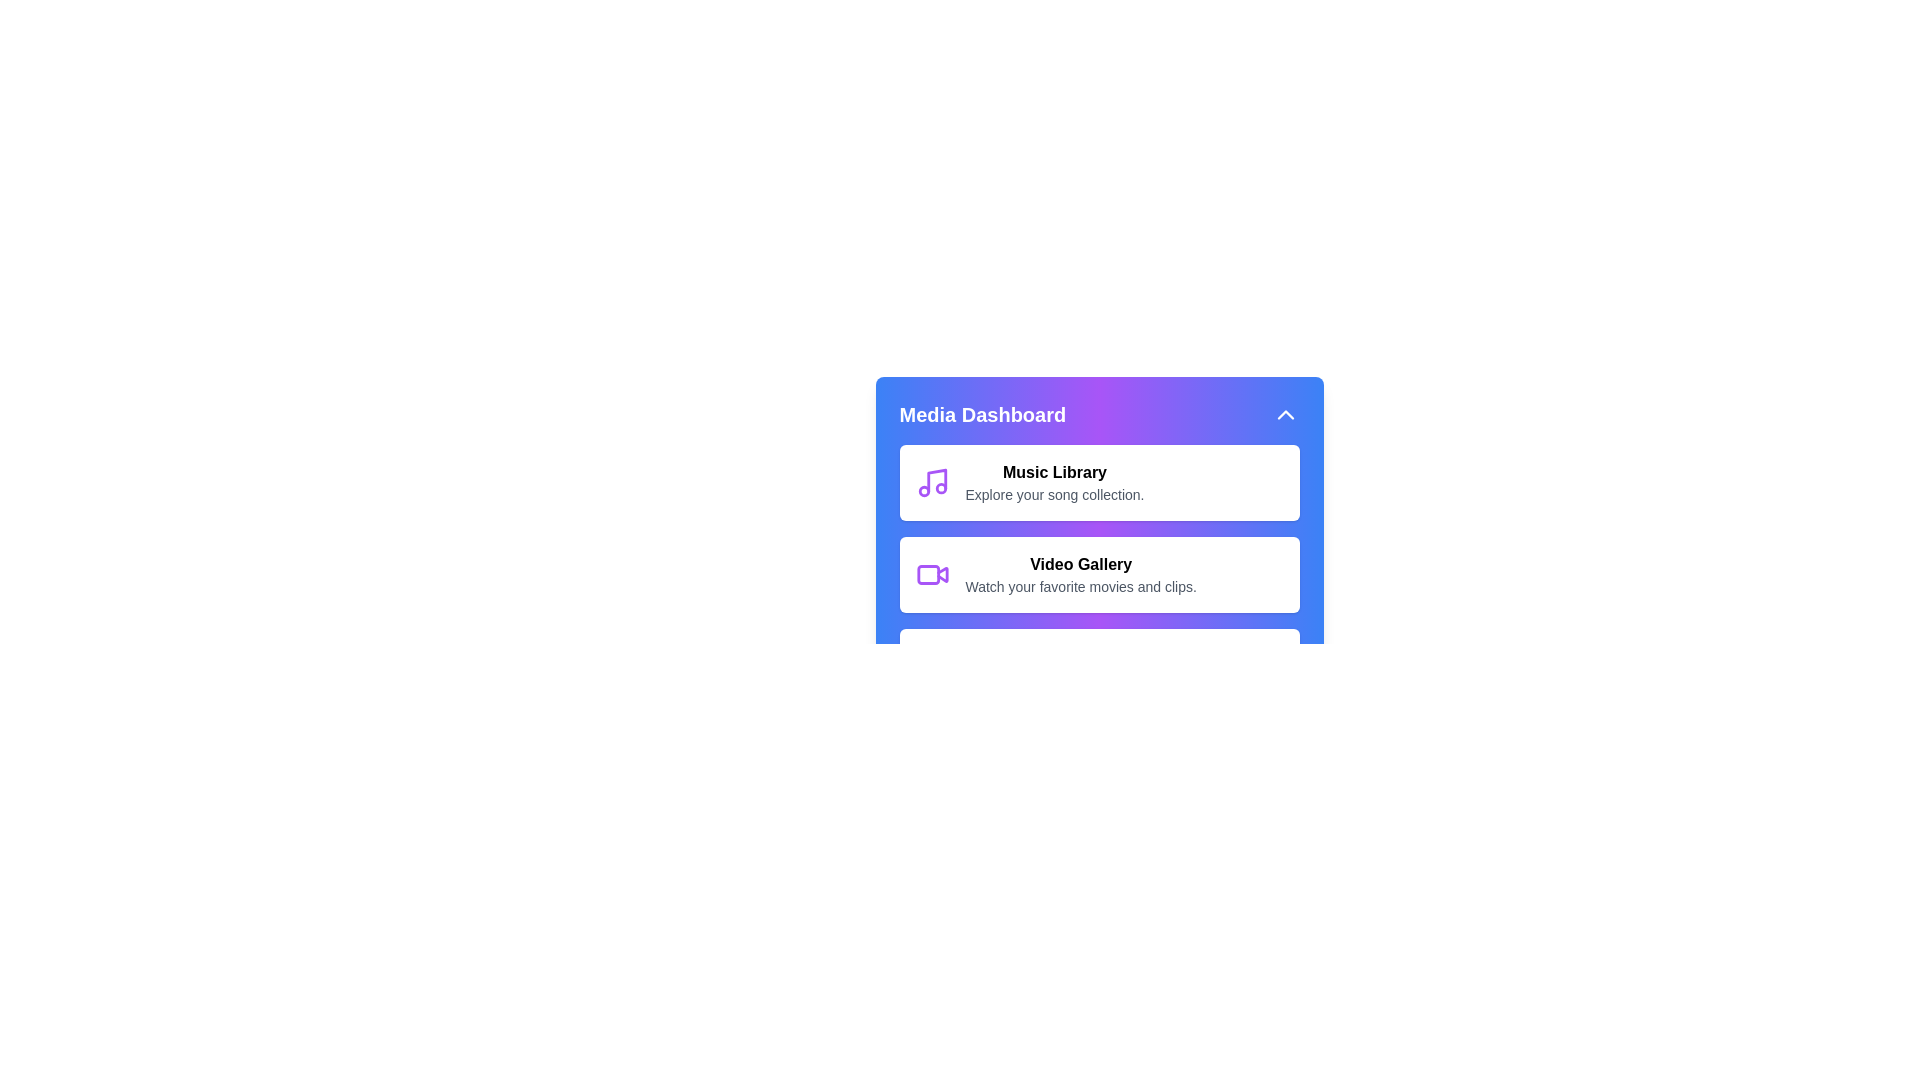 The image size is (1920, 1080). What do you see at coordinates (1285, 414) in the screenshot?
I see `arrow button at the top-right corner of the MultimediaDashboard to toggle the menu visibility` at bounding box center [1285, 414].